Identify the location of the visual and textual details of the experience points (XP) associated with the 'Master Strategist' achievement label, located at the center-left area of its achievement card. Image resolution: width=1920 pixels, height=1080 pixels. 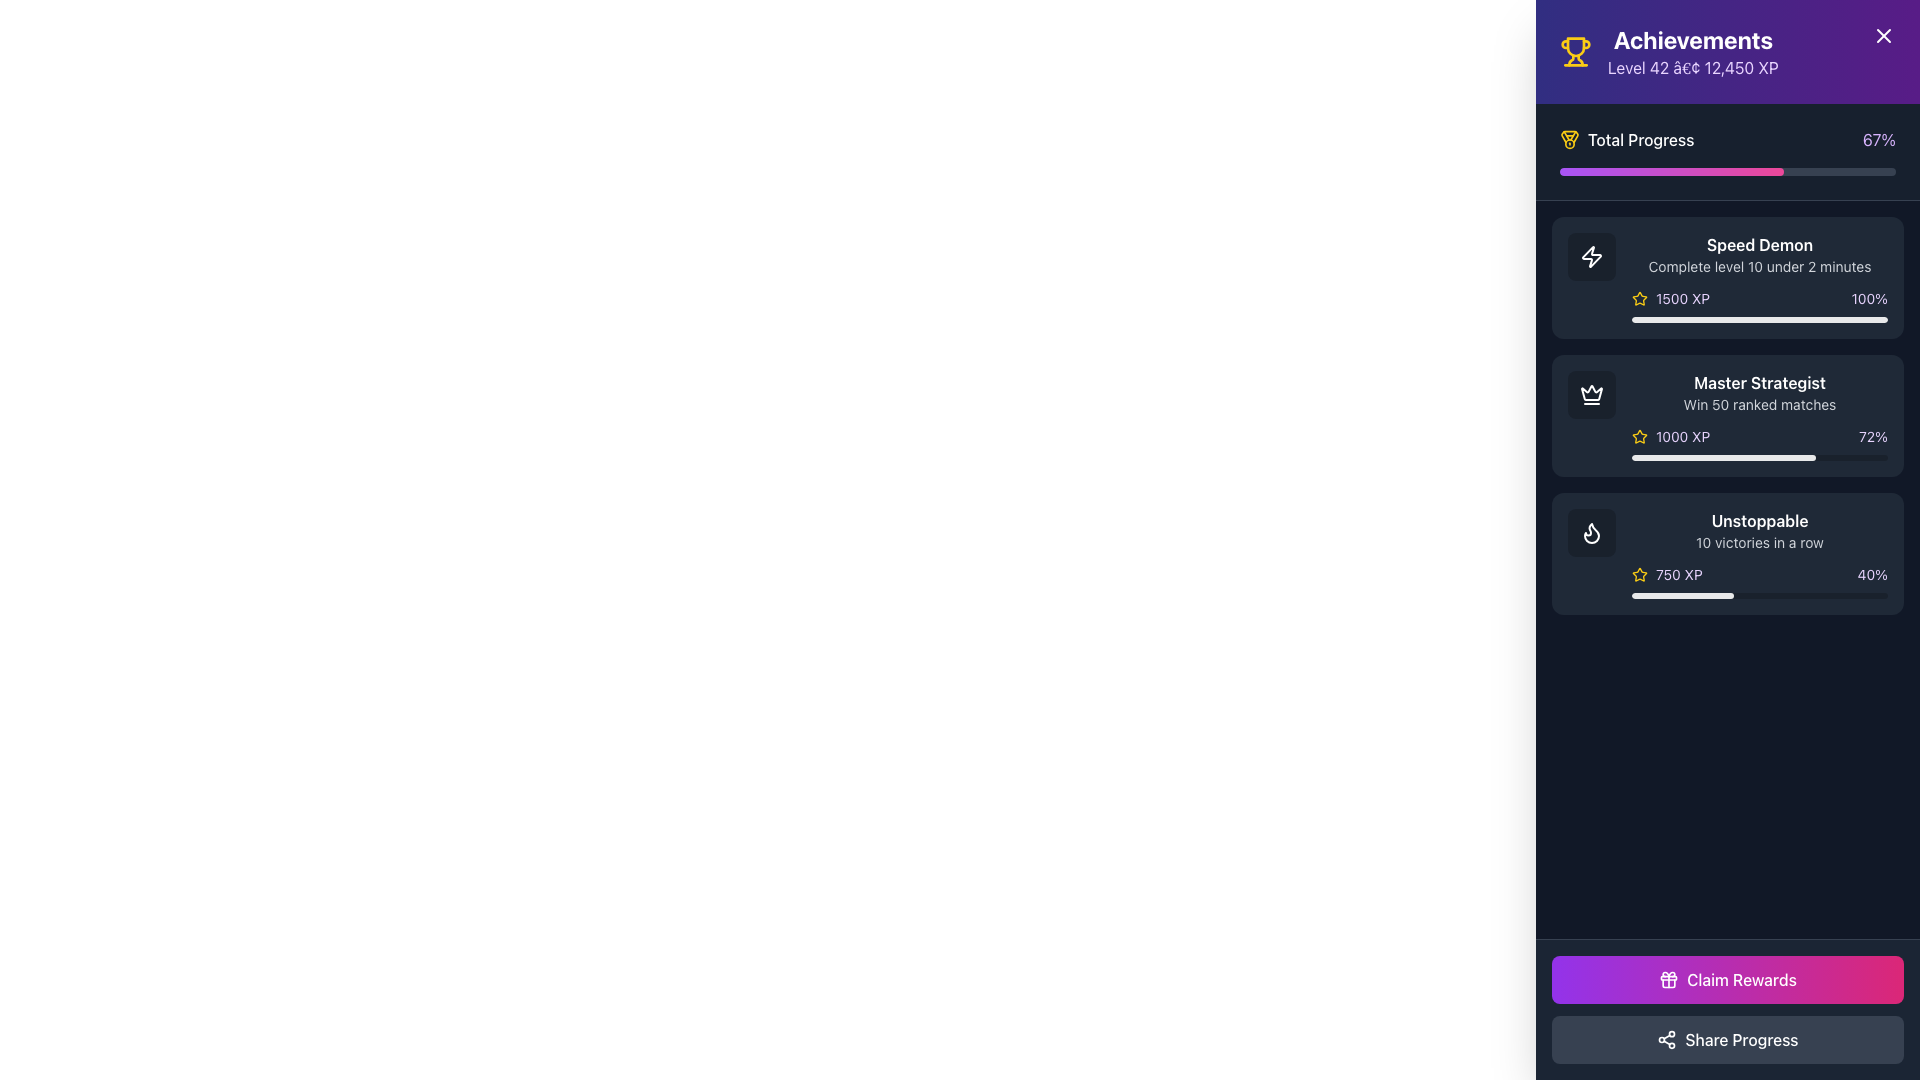
(1671, 435).